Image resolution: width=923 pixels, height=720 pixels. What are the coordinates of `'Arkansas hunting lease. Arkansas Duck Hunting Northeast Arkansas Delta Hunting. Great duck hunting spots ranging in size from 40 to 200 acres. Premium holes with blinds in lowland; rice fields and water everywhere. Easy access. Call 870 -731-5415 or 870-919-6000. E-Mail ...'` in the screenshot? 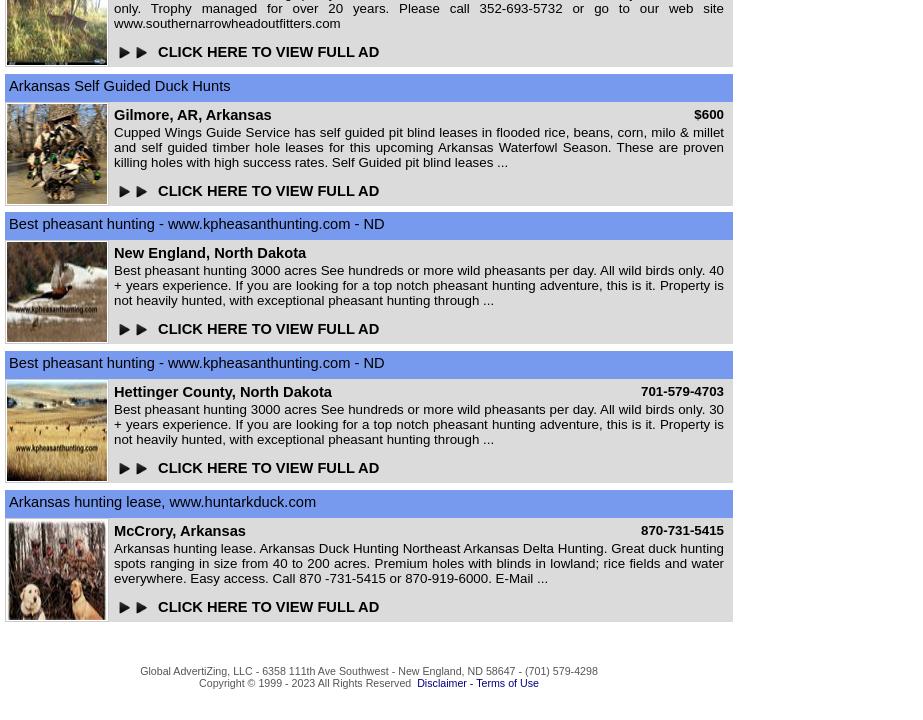 It's located at (419, 562).